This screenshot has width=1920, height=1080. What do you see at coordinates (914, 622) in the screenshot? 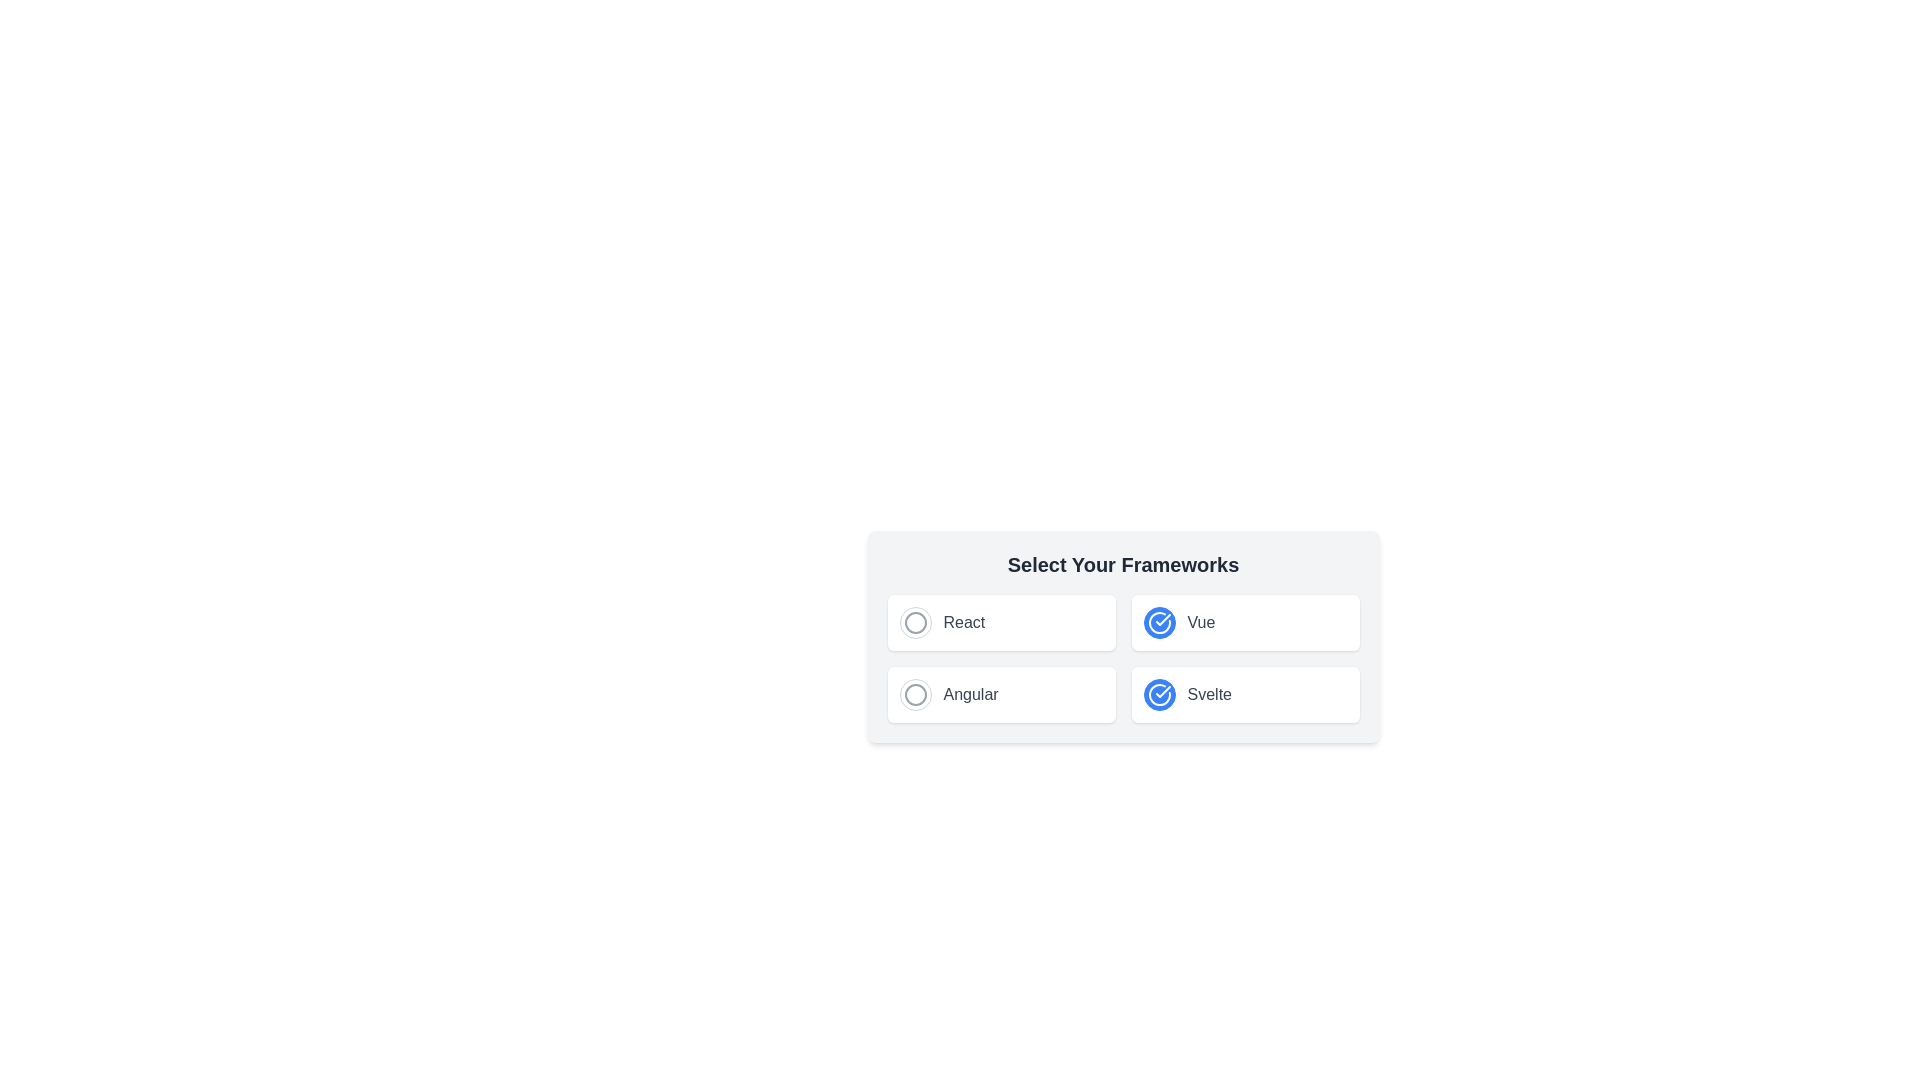
I see `the checkbox or radio button visual indicator located to the left of the text label 'React' in the 'Select Your Frameworks' section` at bounding box center [914, 622].